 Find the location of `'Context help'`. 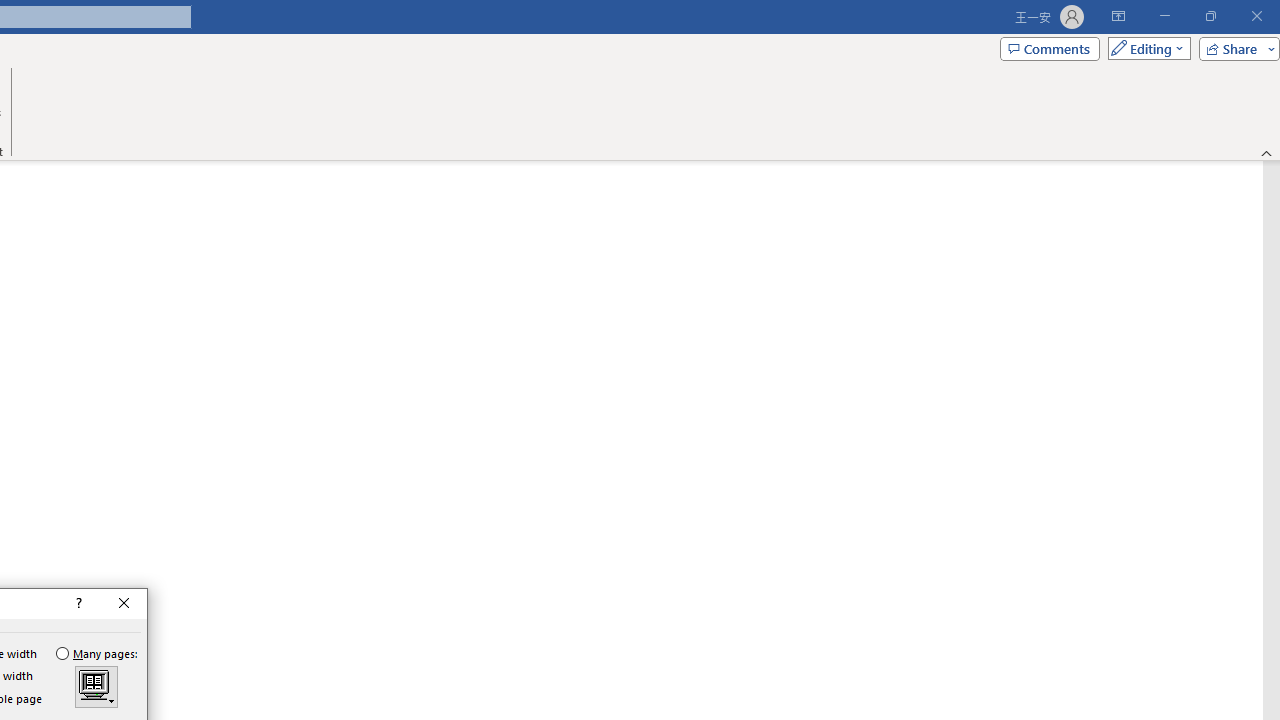

'Context help' is located at coordinates (77, 603).